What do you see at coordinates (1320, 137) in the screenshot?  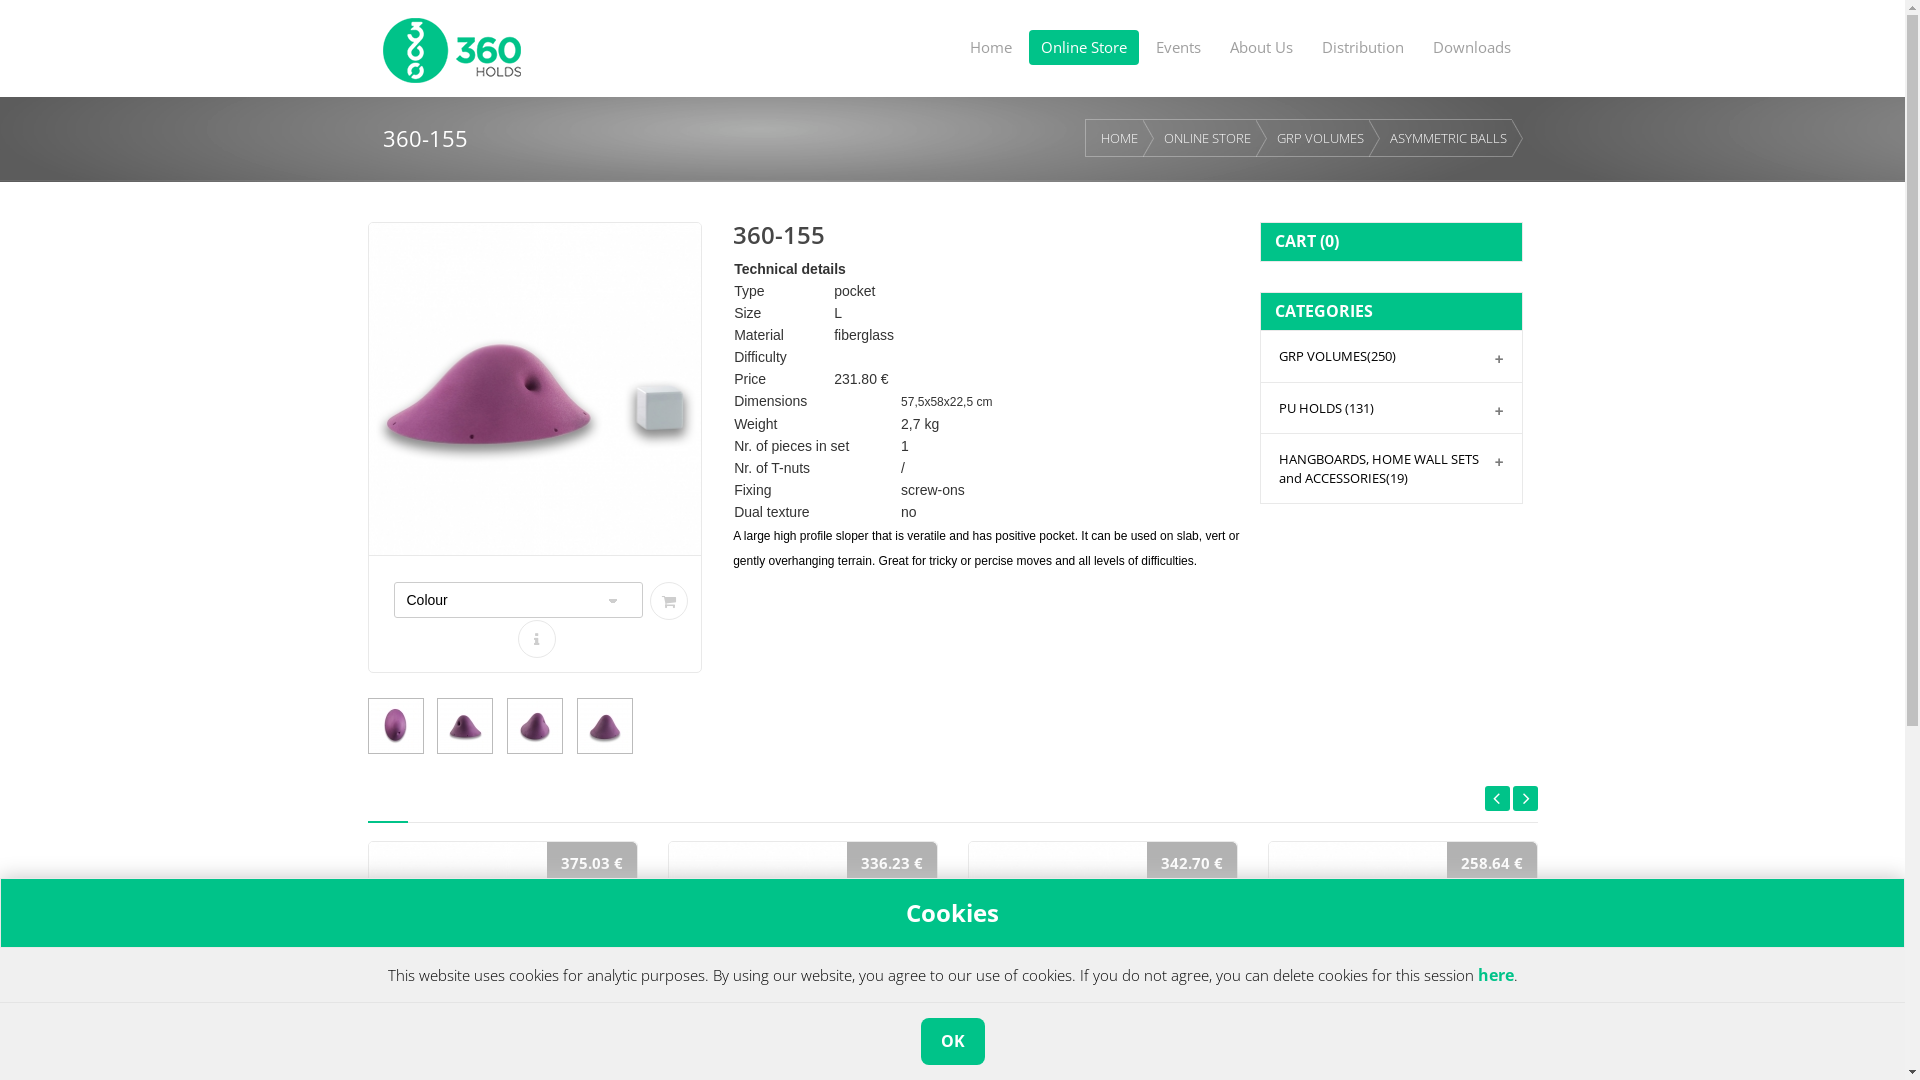 I see `'GRP VOLUMES'` at bounding box center [1320, 137].